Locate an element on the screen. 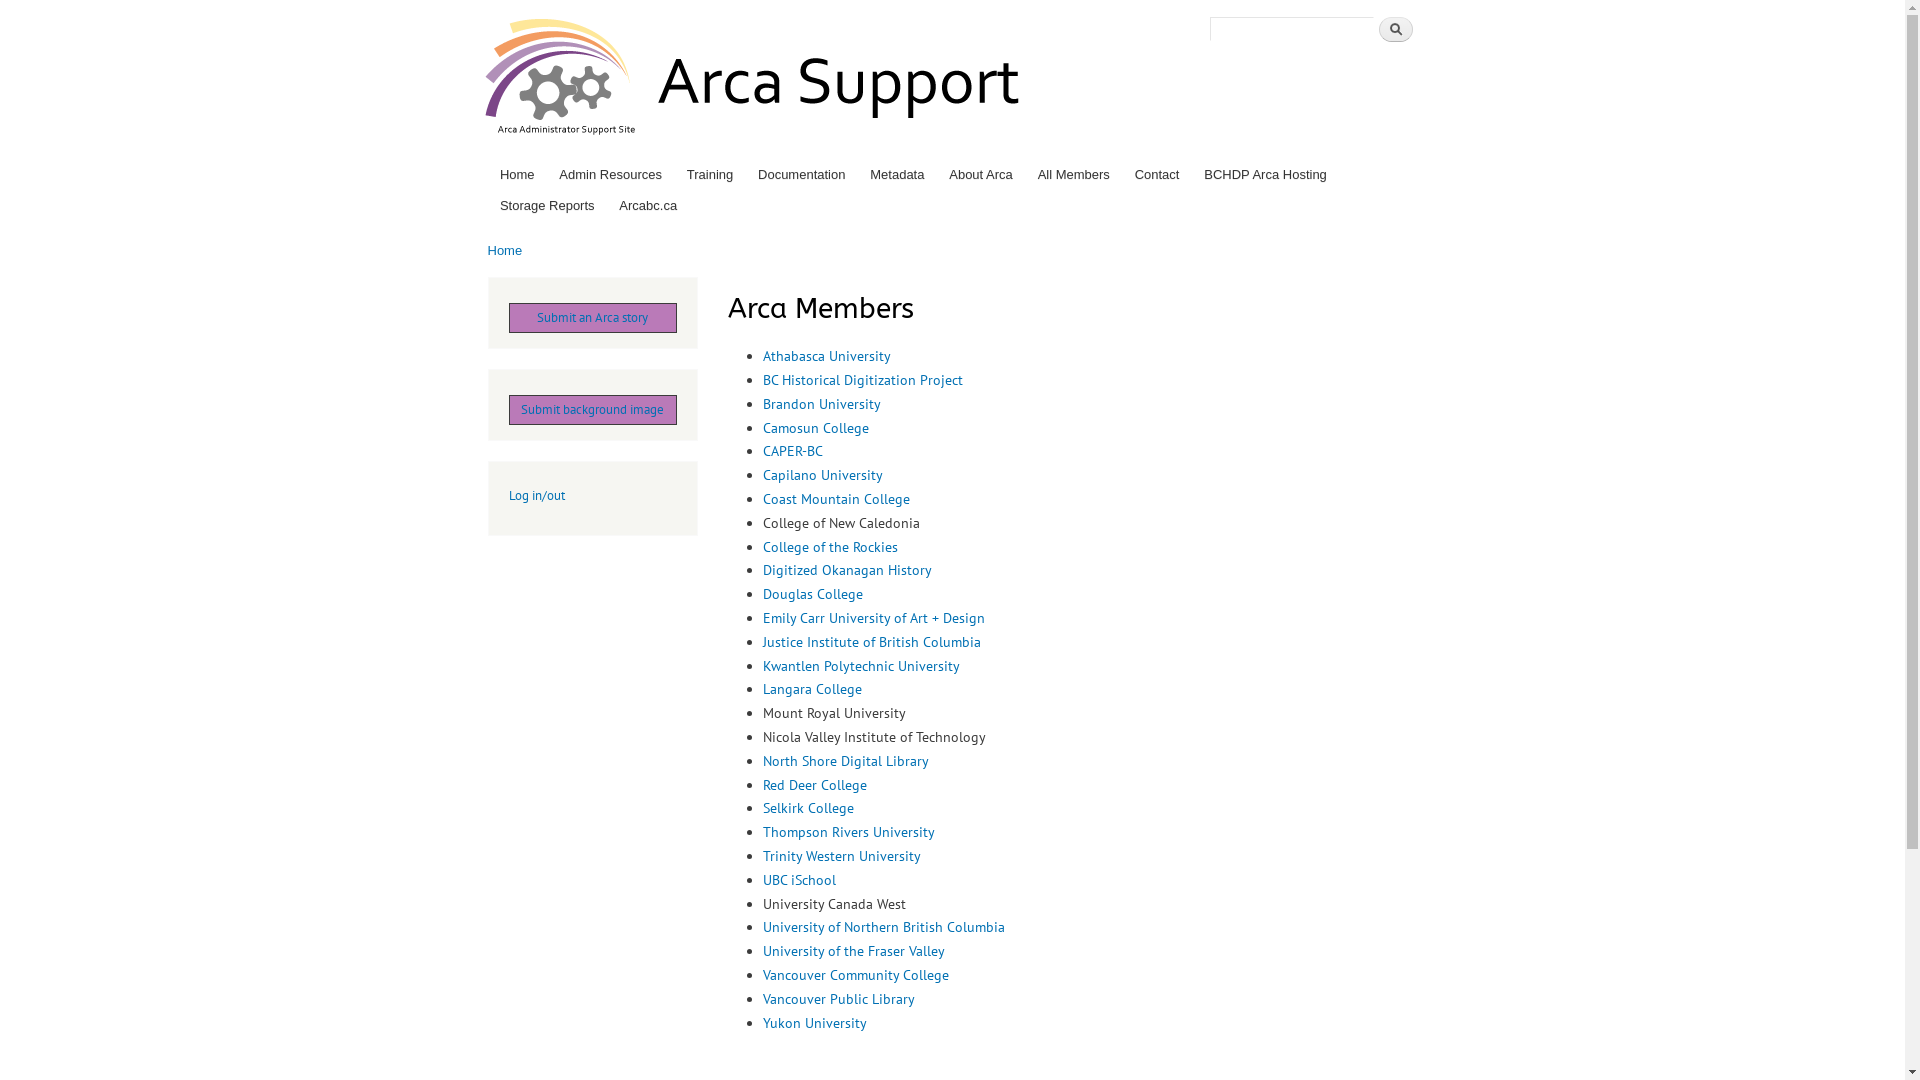 This screenshot has height=1080, width=1920. 'Emily Carr University of Art + Design' is located at coordinates (873, 616).